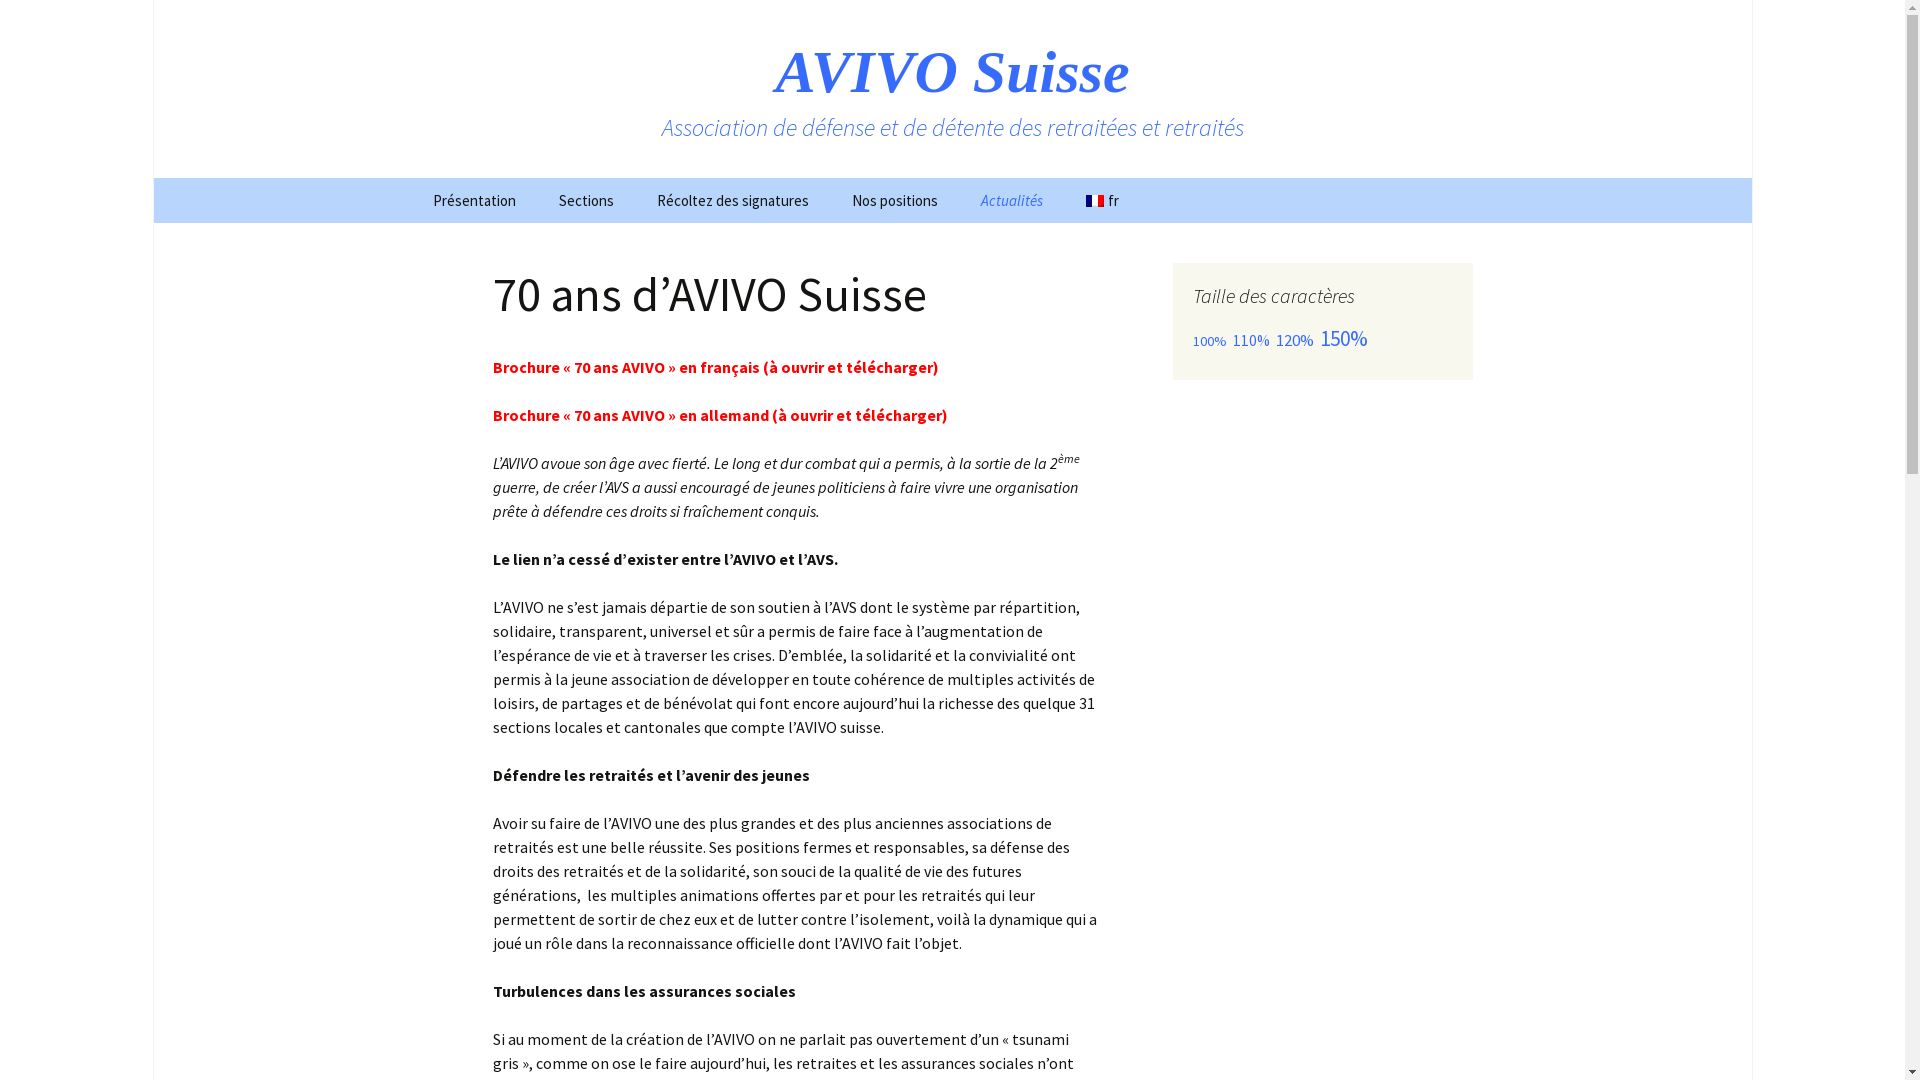 Image resolution: width=1920 pixels, height=1080 pixels. What do you see at coordinates (1344, 337) in the screenshot?
I see `'150%'` at bounding box center [1344, 337].